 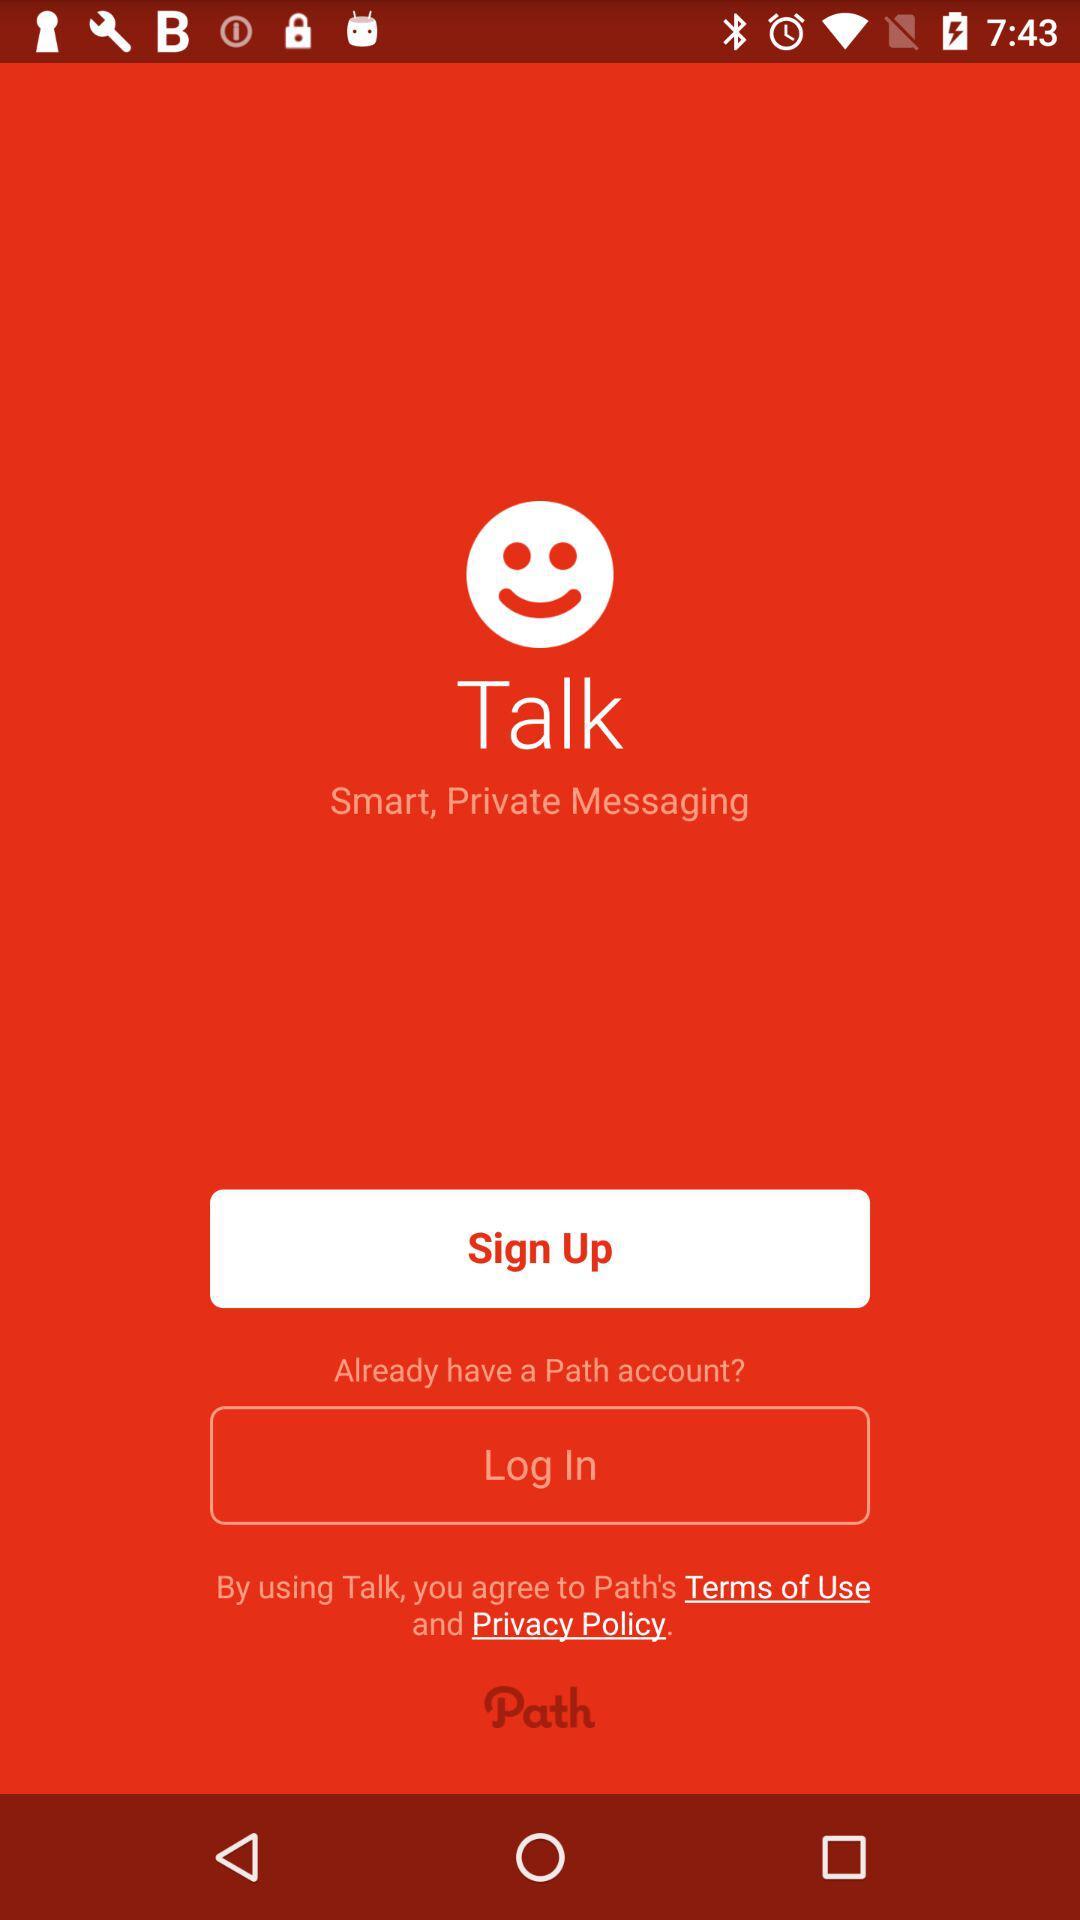 I want to click on the by using talk, so click(x=543, y=1604).